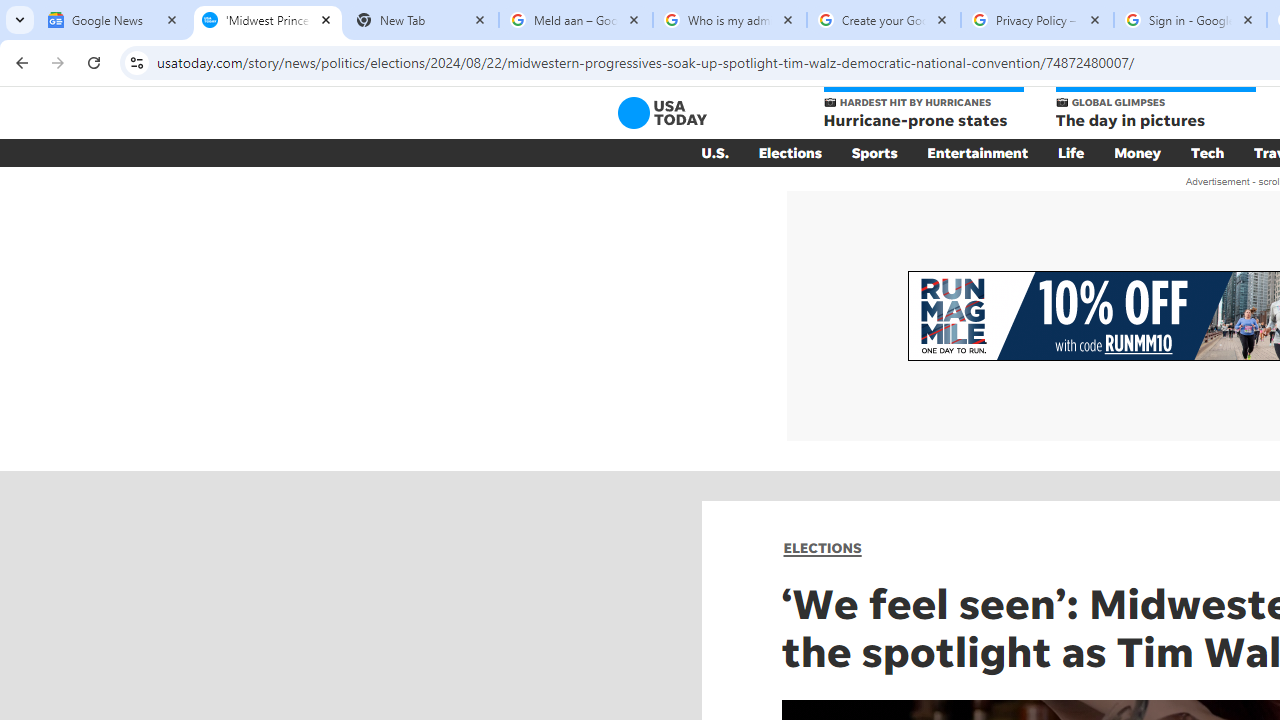  I want to click on 'Life', so click(1070, 152).